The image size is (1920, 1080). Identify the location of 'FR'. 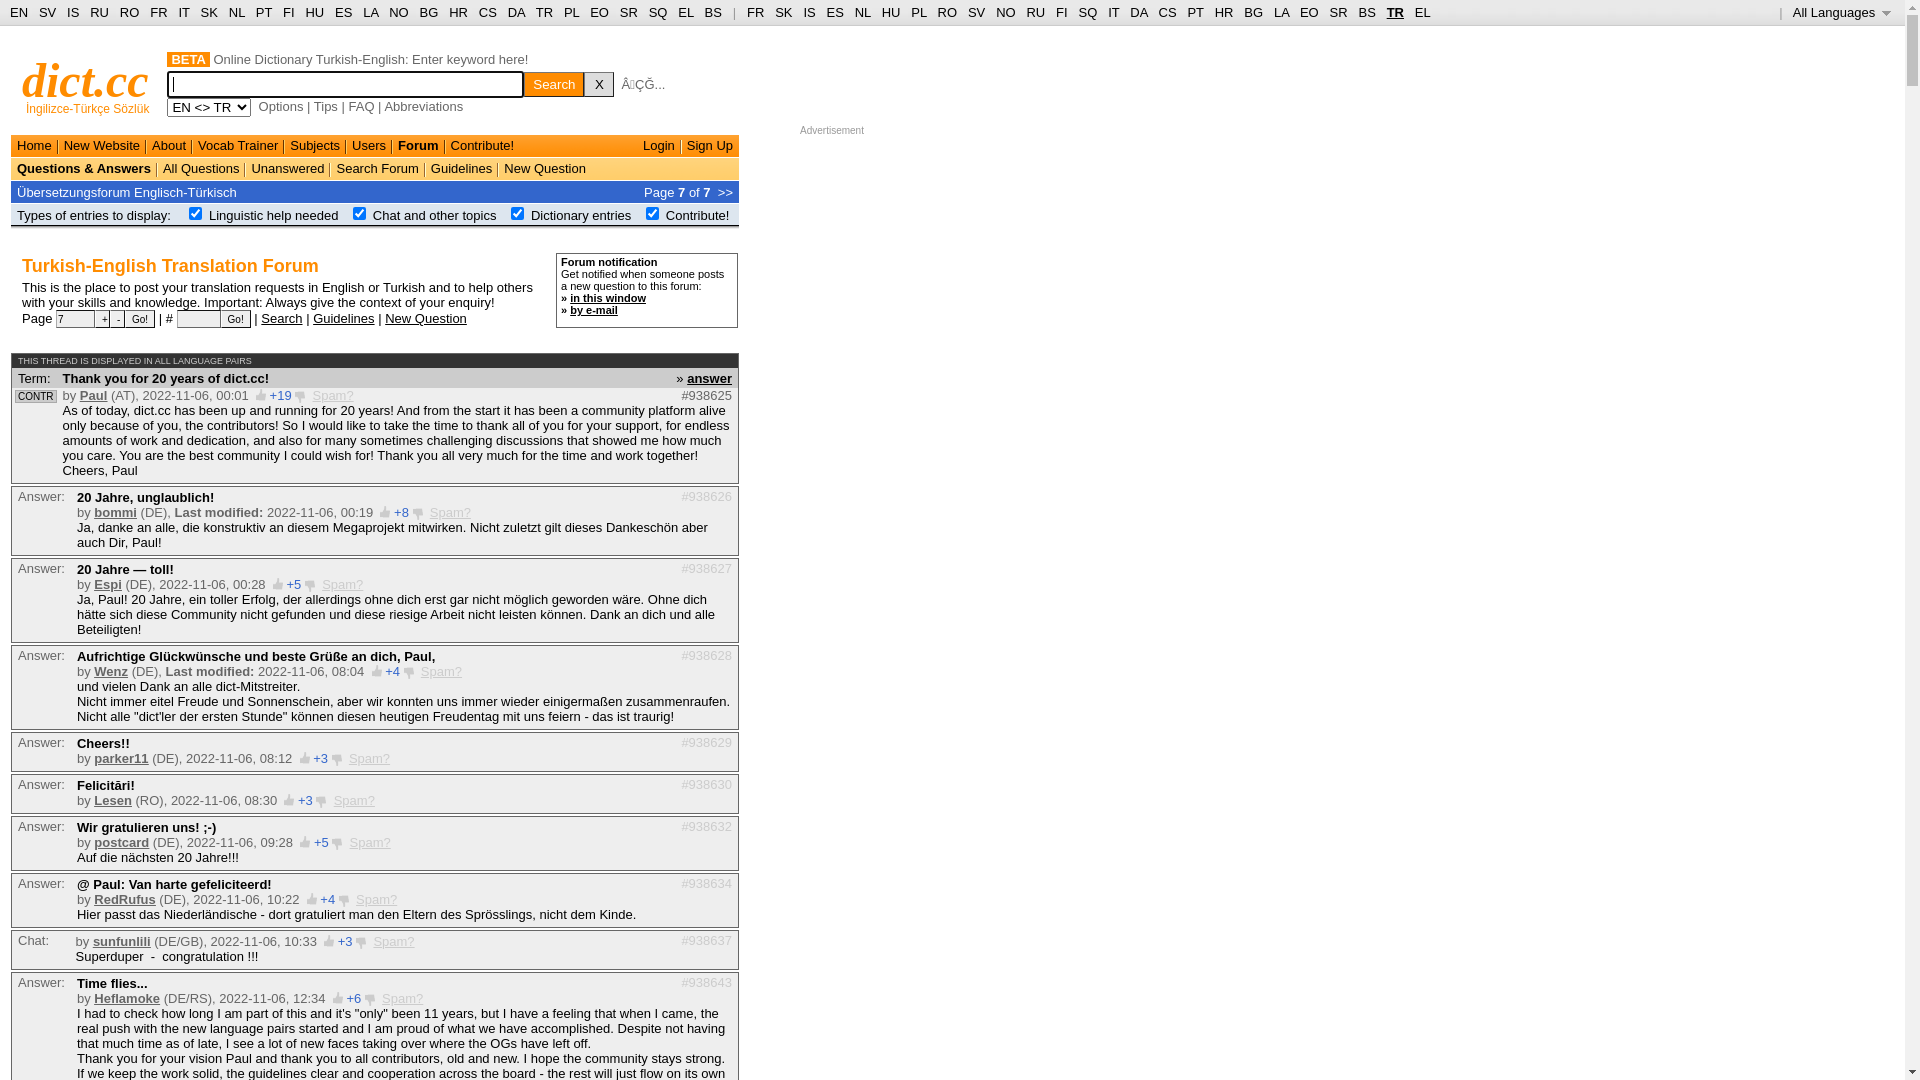
(157, 12).